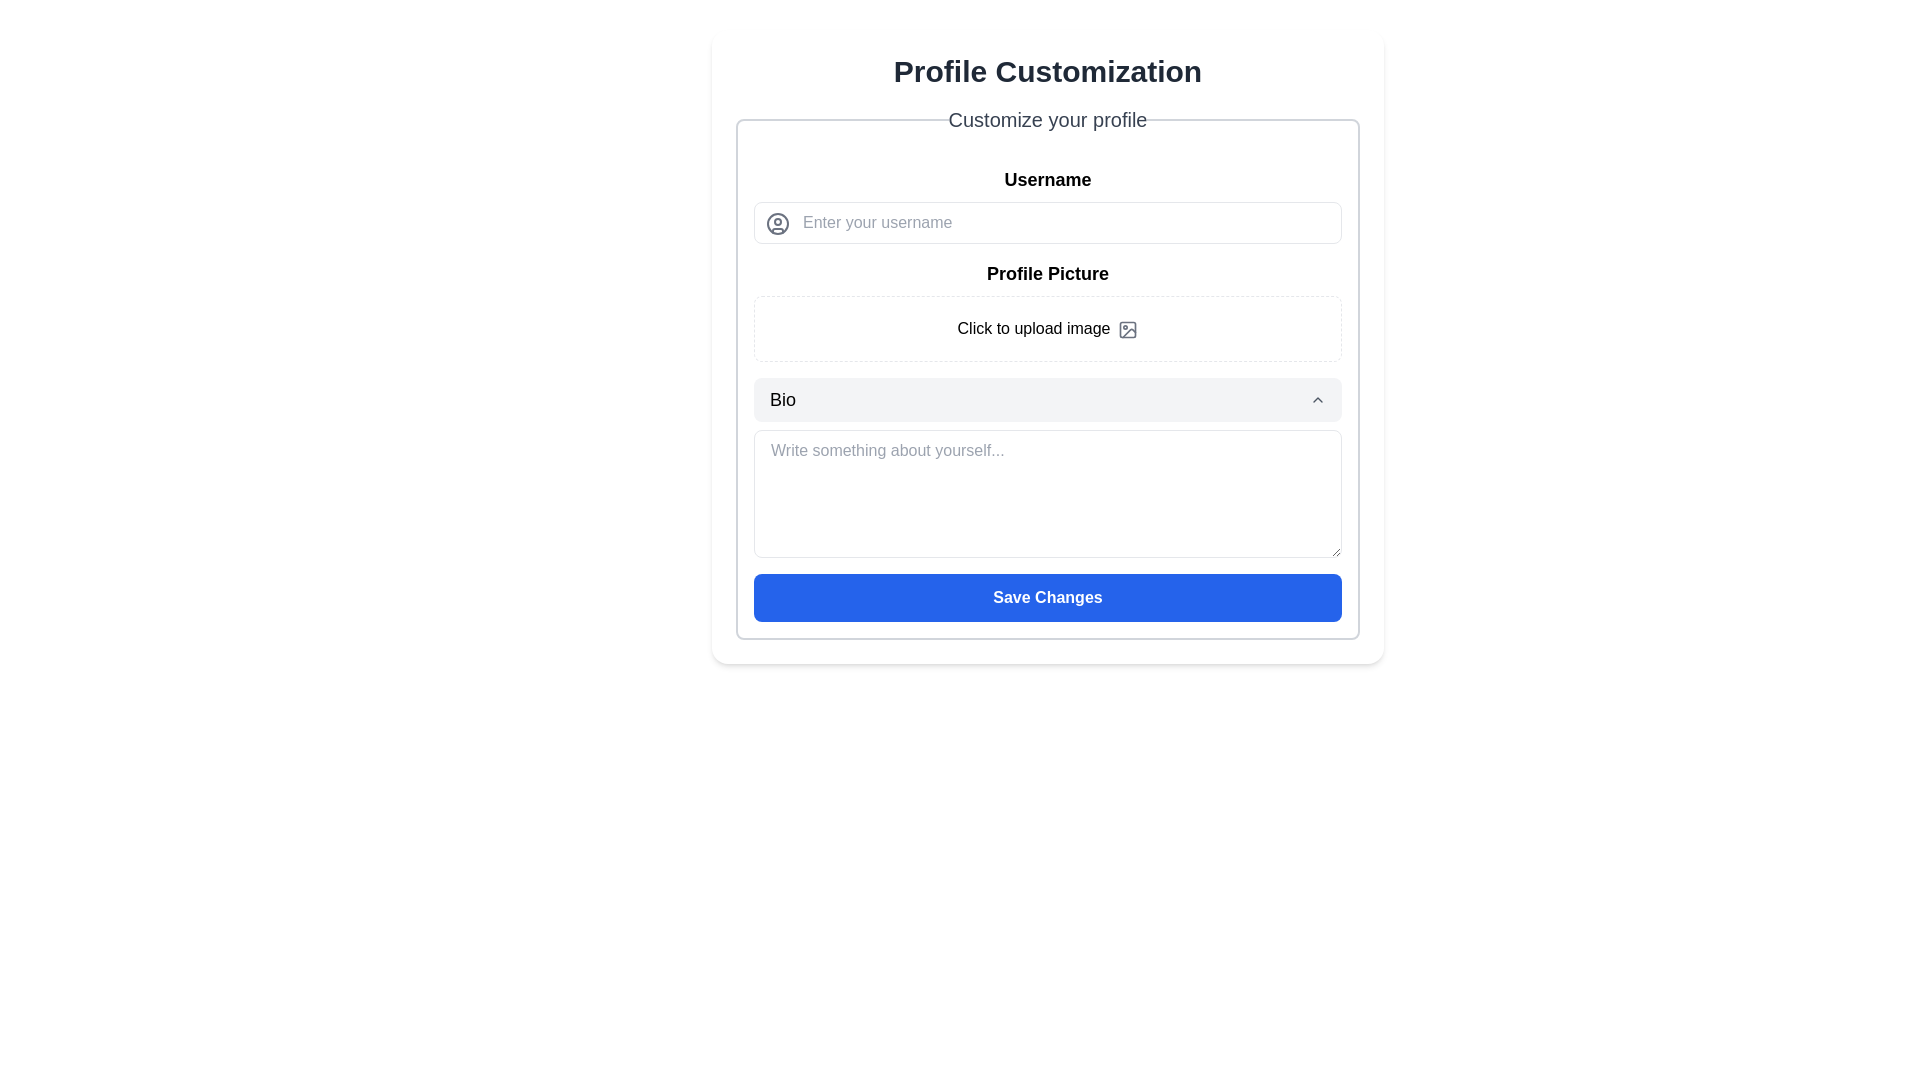 This screenshot has width=1920, height=1080. What do you see at coordinates (1046, 596) in the screenshot?
I see `the 'Save Changes' button located at the bottom of the form titled 'Customize your profile'` at bounding box center [1046, 596].